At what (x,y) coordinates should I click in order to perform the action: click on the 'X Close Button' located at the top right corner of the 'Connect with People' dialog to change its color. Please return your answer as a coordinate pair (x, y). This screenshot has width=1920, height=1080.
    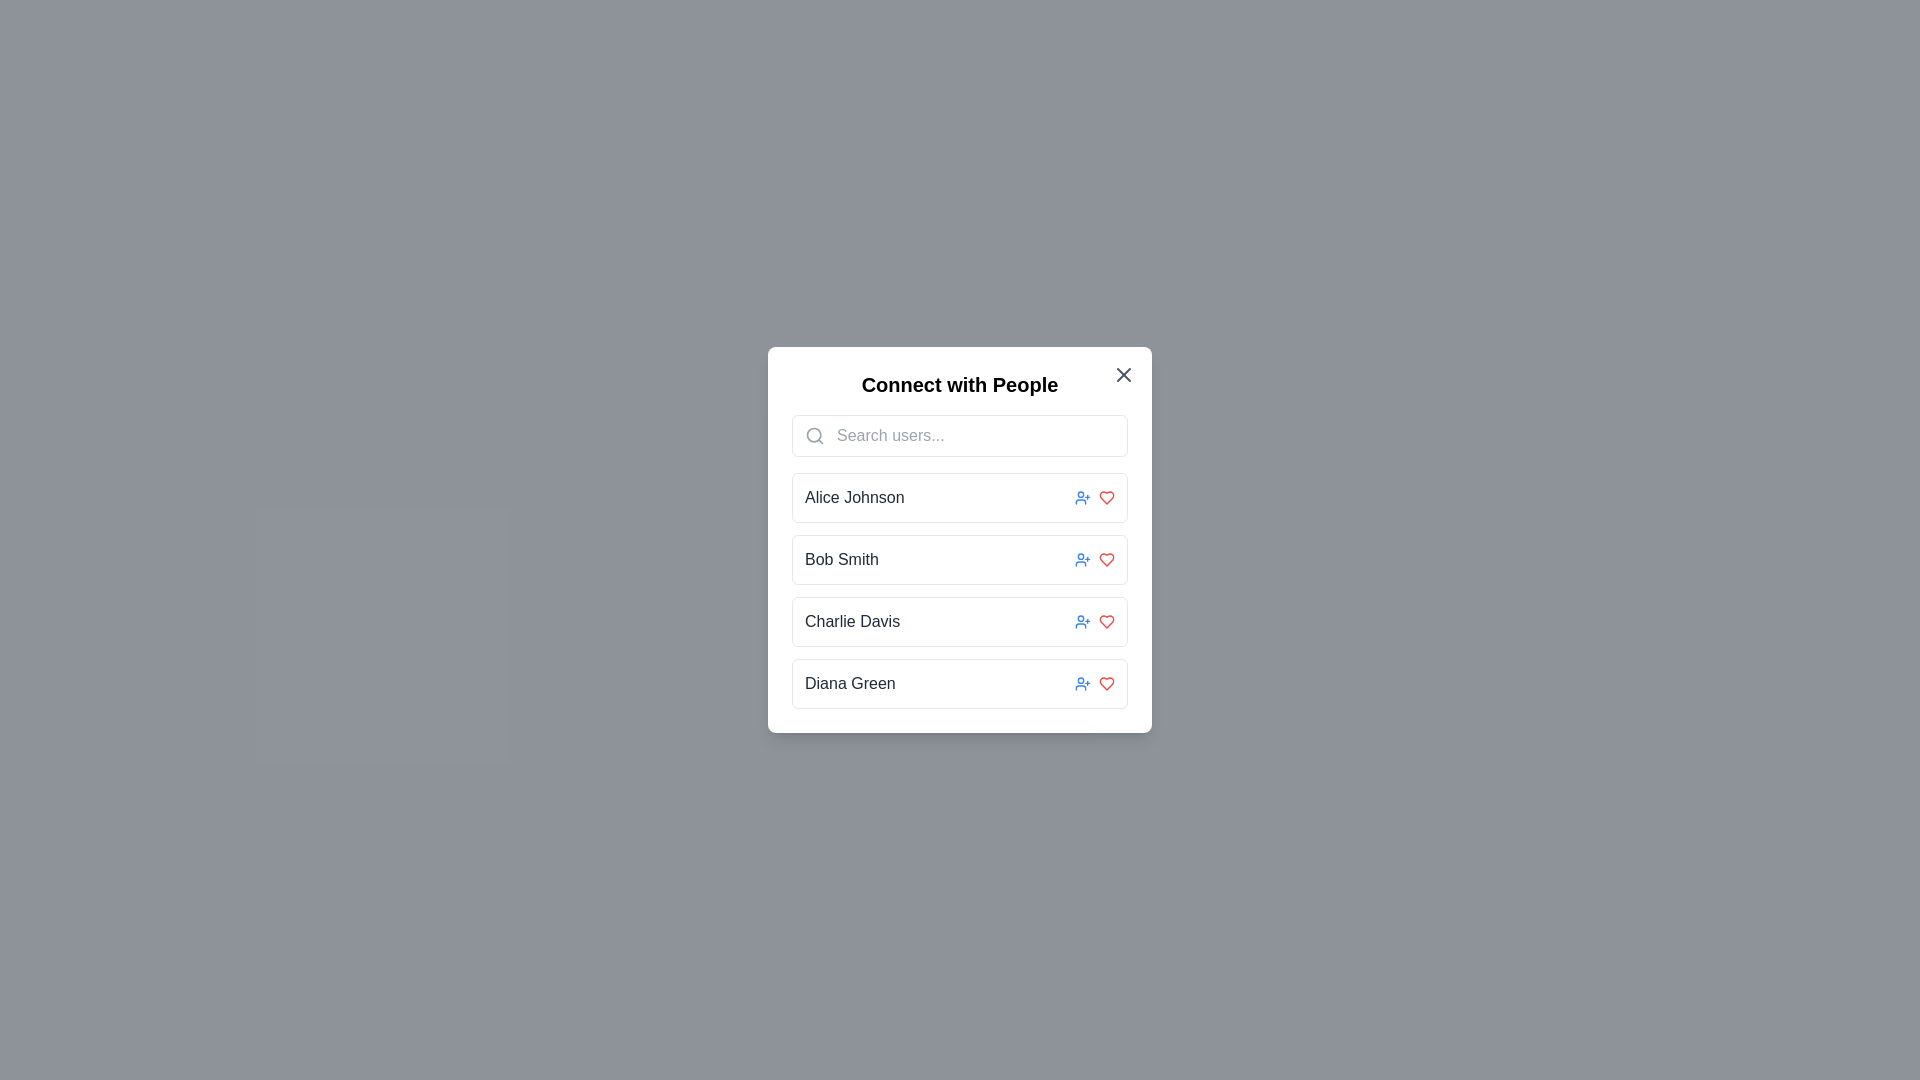
    Looking at the image, I should click on (1123, 374).